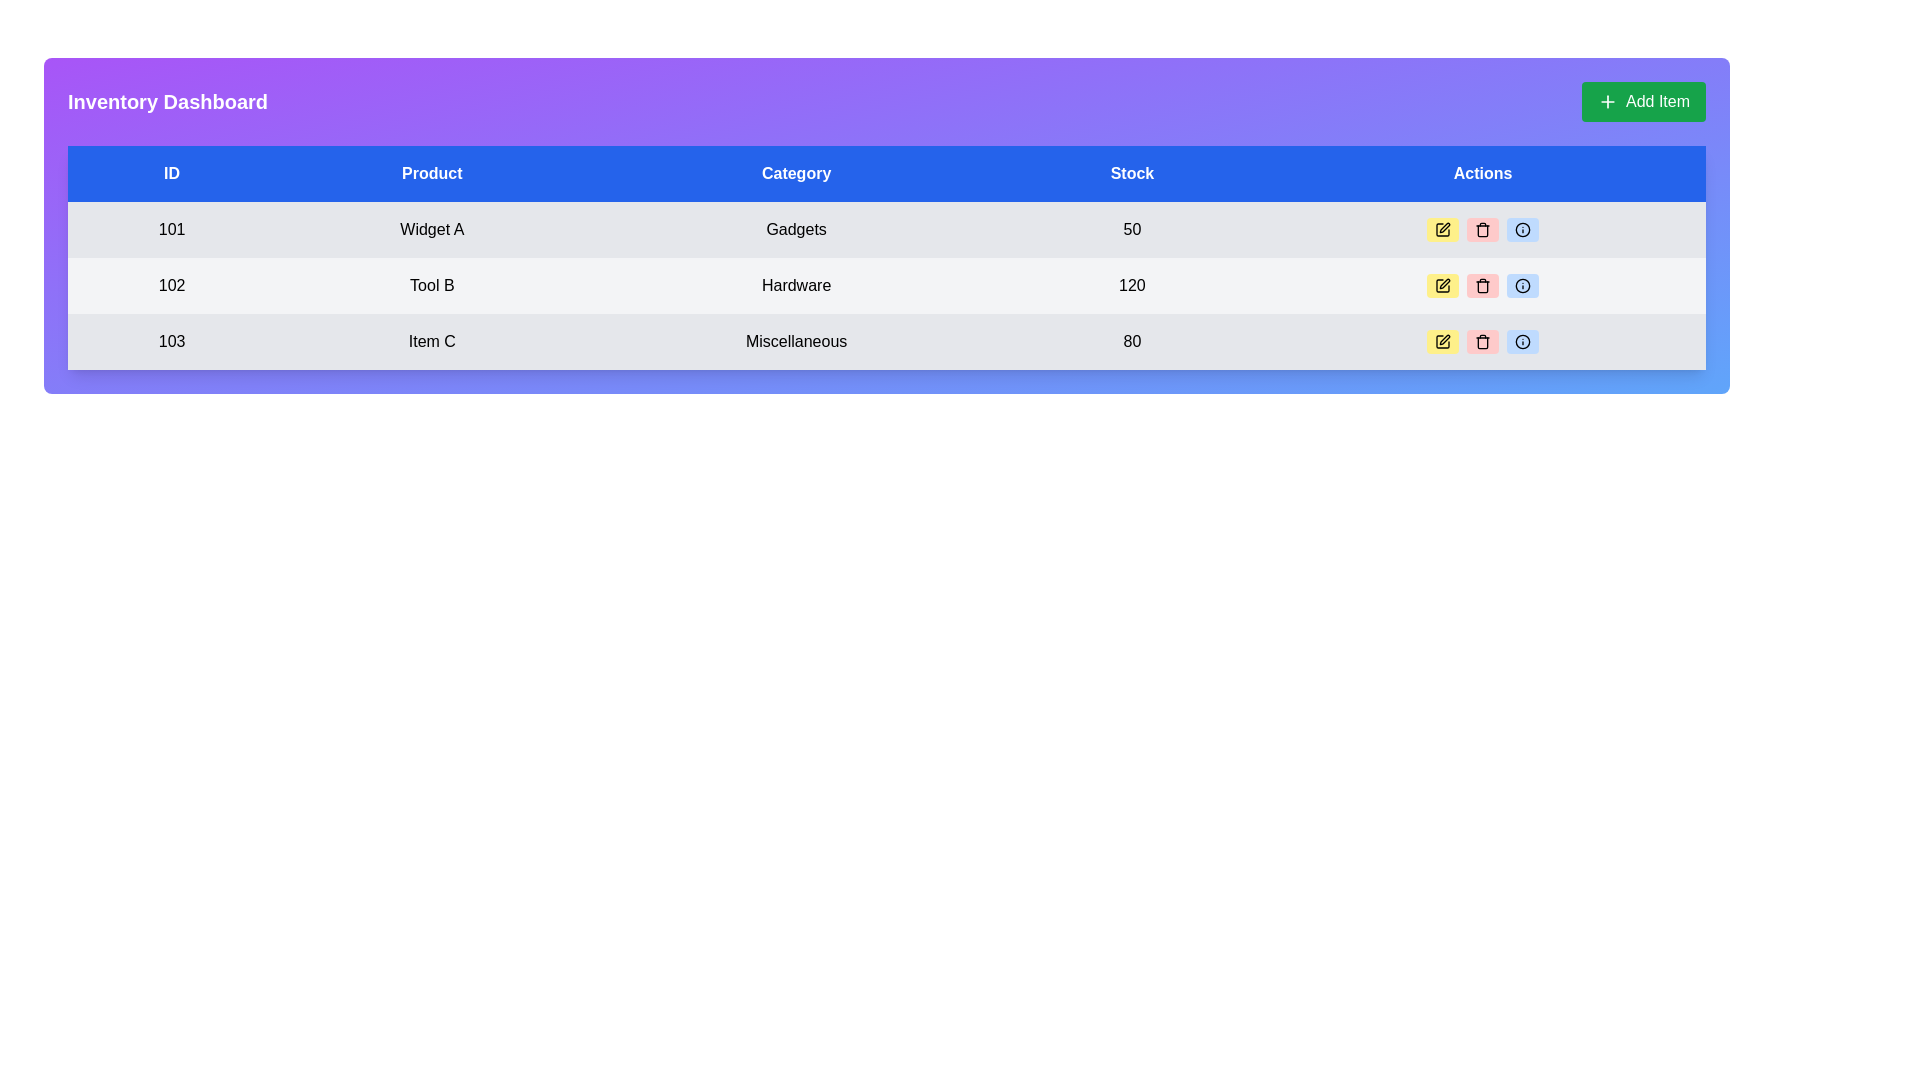 The width and height of the screenshot is (1920, 1080). Describe the element at coordinates (168, 101) in the screenshot. I see `the prominent text label element reading 'Inventory Dashboard' which is styled with bold, white text on a purple background` at that location.